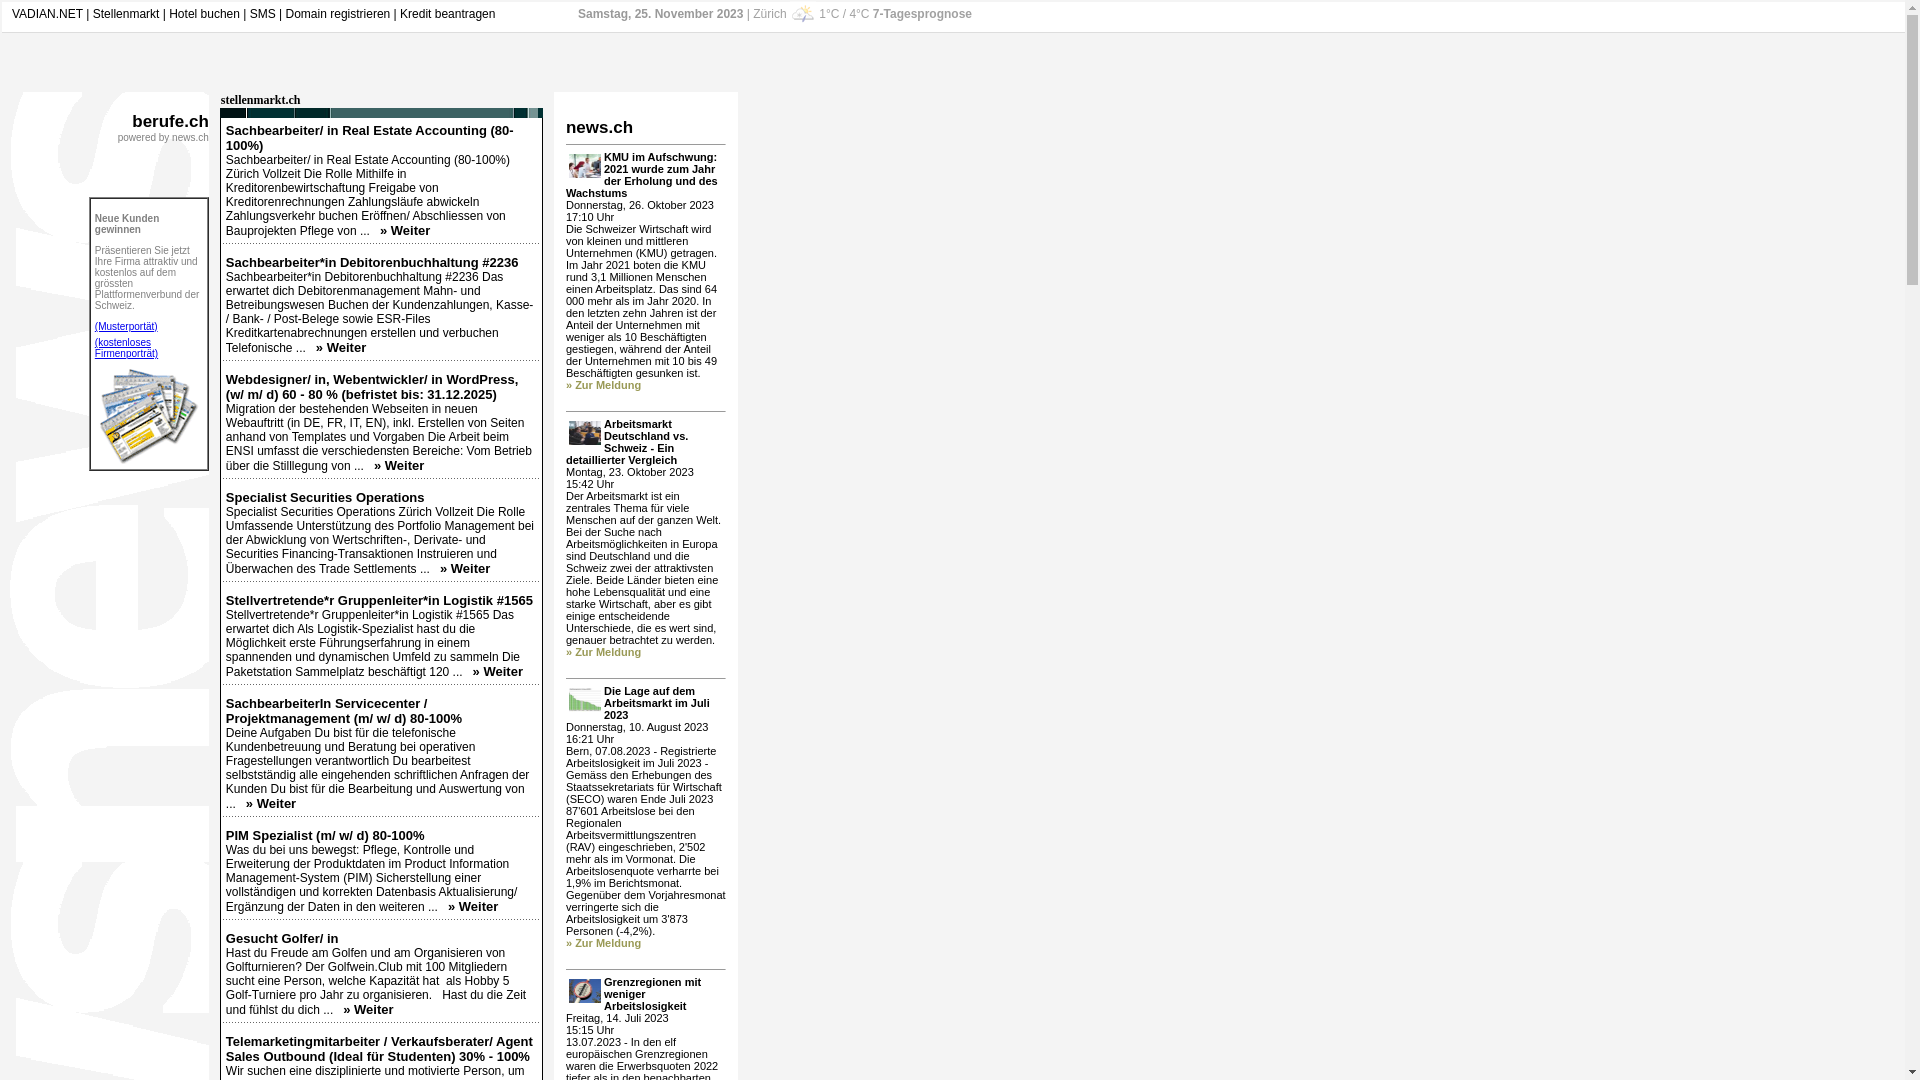 This screenshot has height=1080, width=1920. I want to click on 'Domain registrieren', so click(285, 14).